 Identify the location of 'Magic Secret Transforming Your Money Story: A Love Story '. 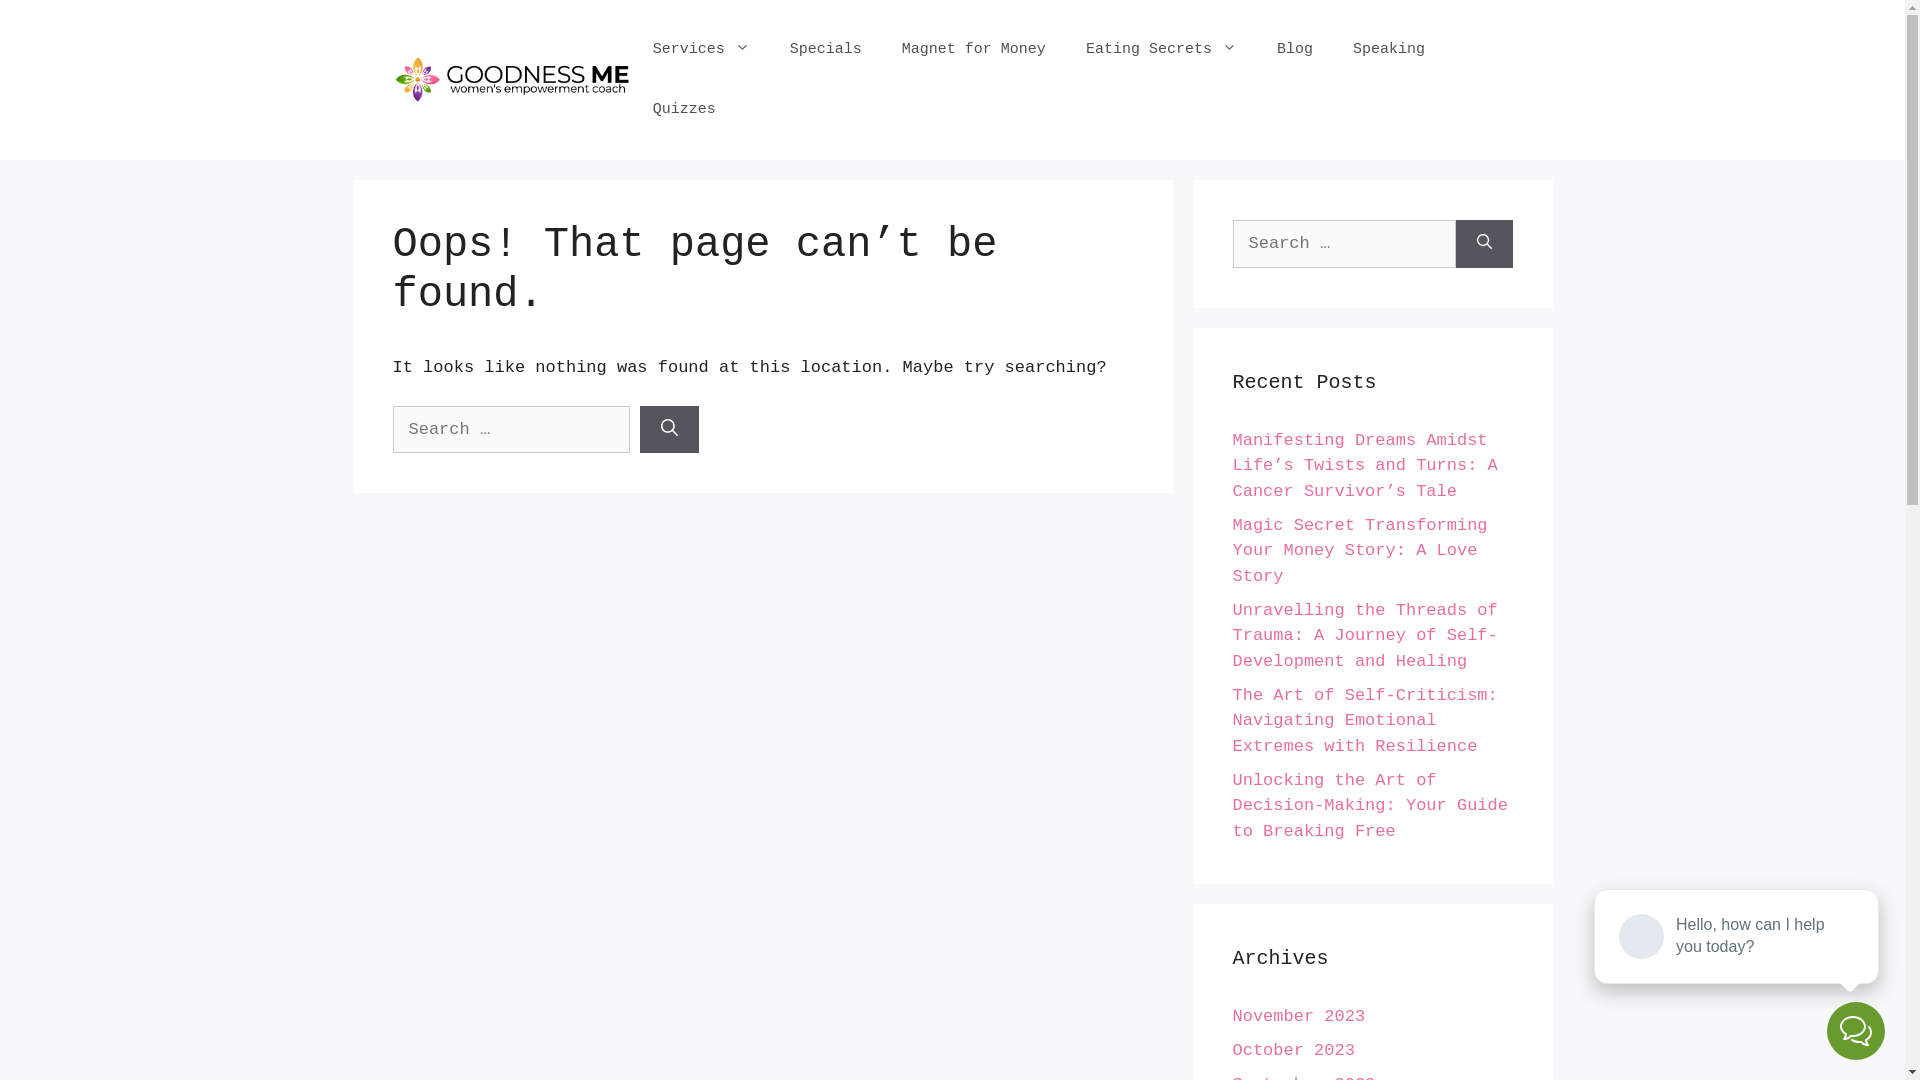
(1359, 551).